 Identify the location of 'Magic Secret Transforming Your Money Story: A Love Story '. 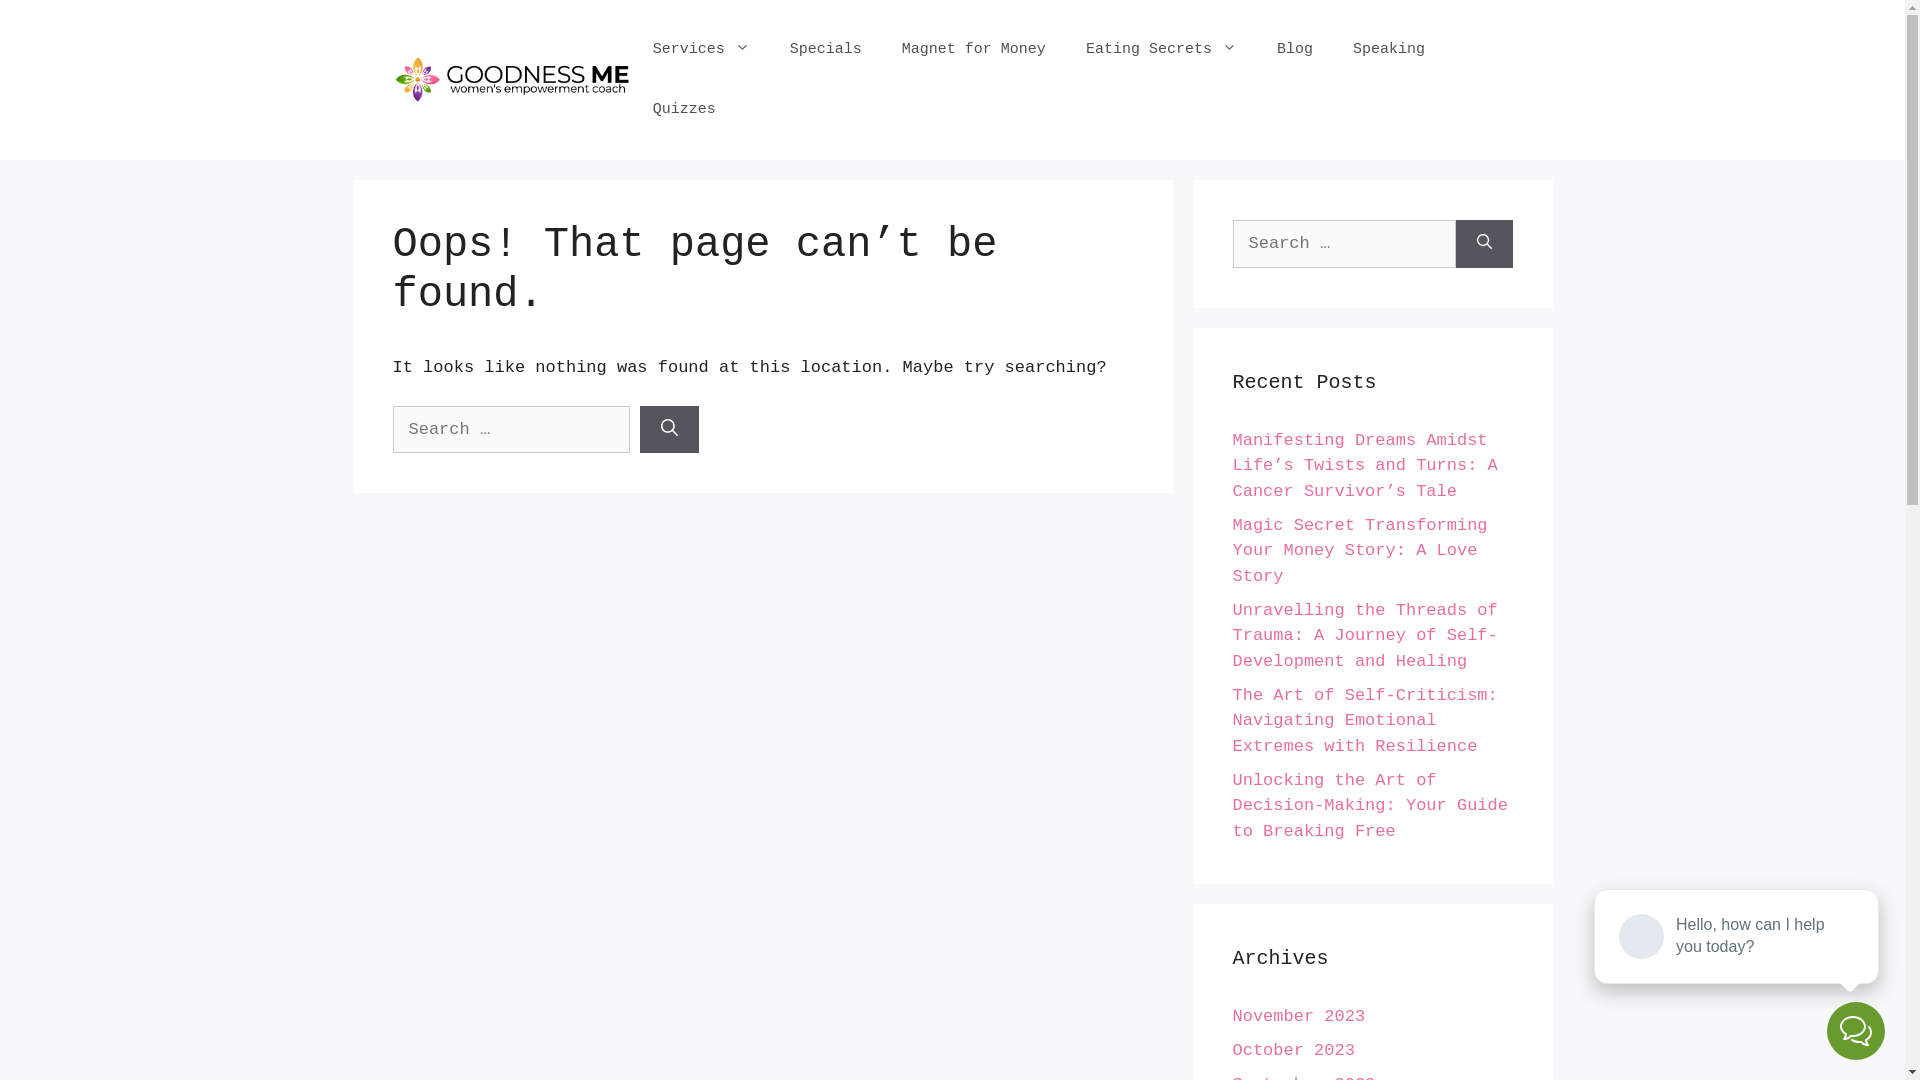
(1359, 551).